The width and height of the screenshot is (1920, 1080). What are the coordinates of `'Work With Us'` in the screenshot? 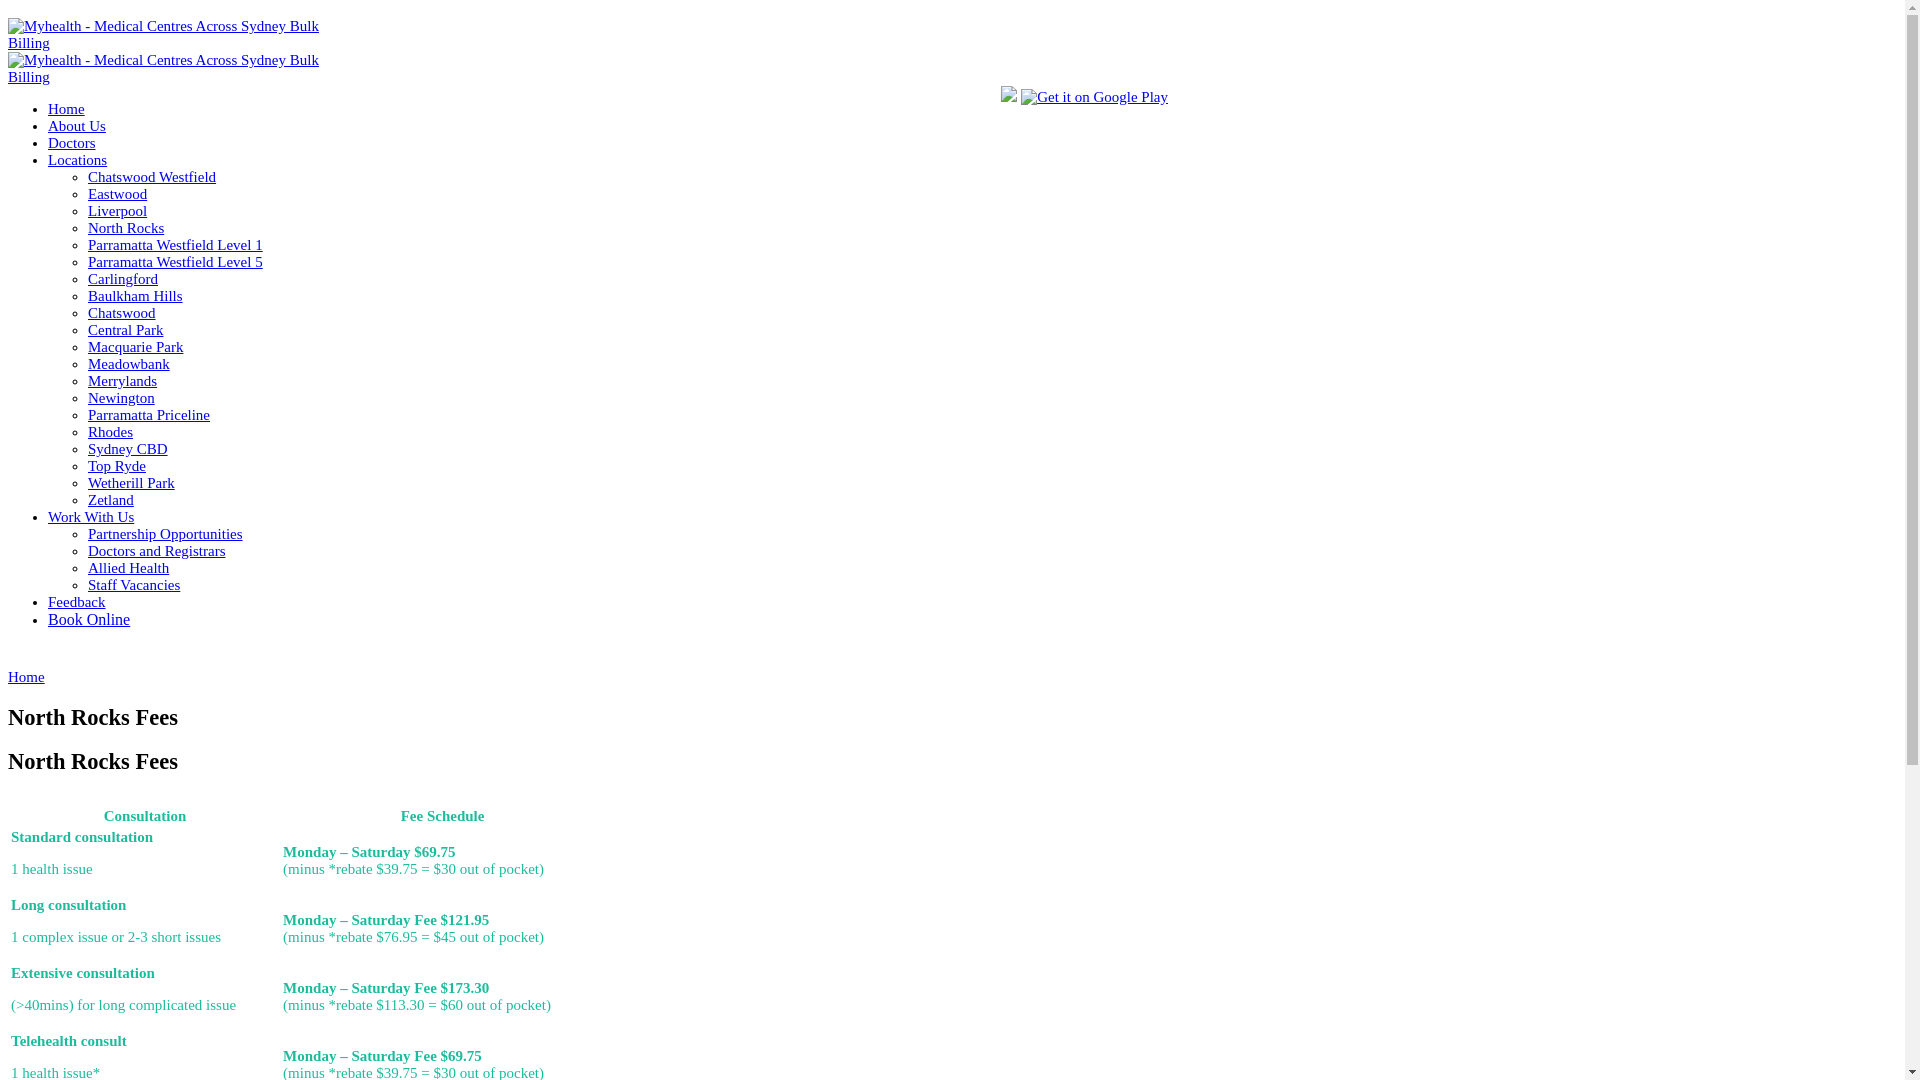 It's located at (90, 515).